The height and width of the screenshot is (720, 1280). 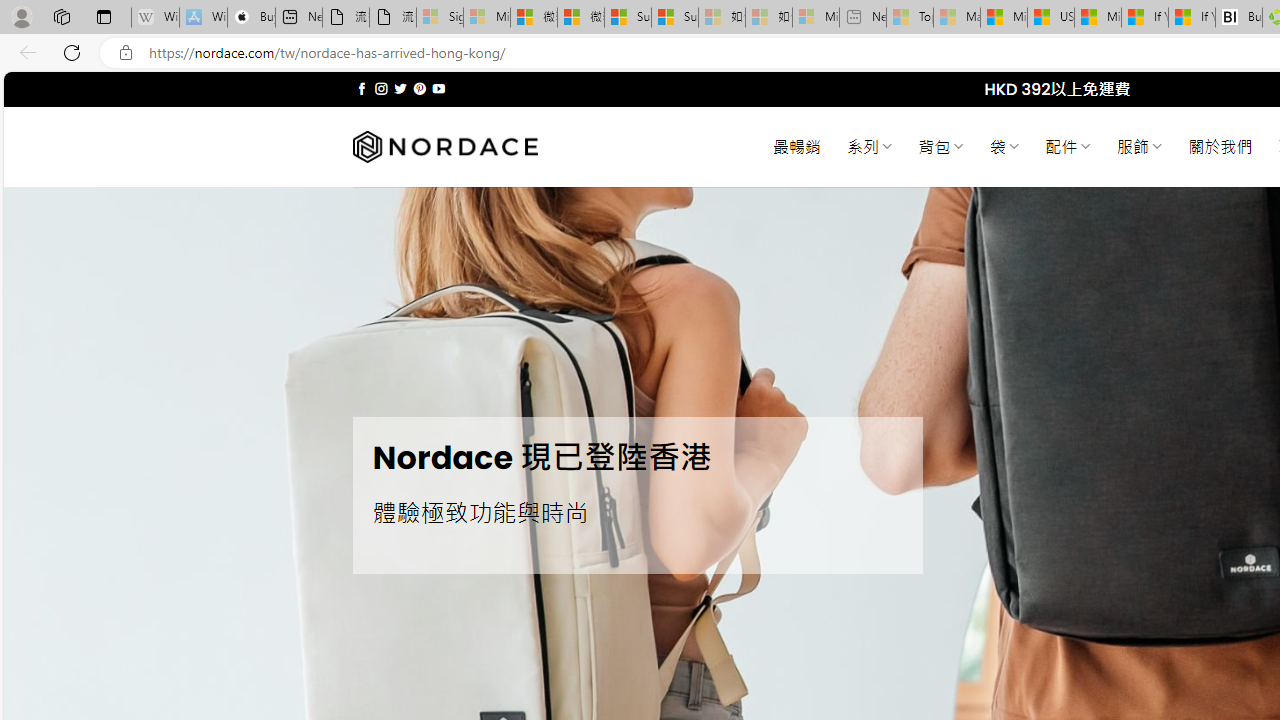 I want to click on 'Marine life - MSN - Sleeping', so click(x=956, y=17).